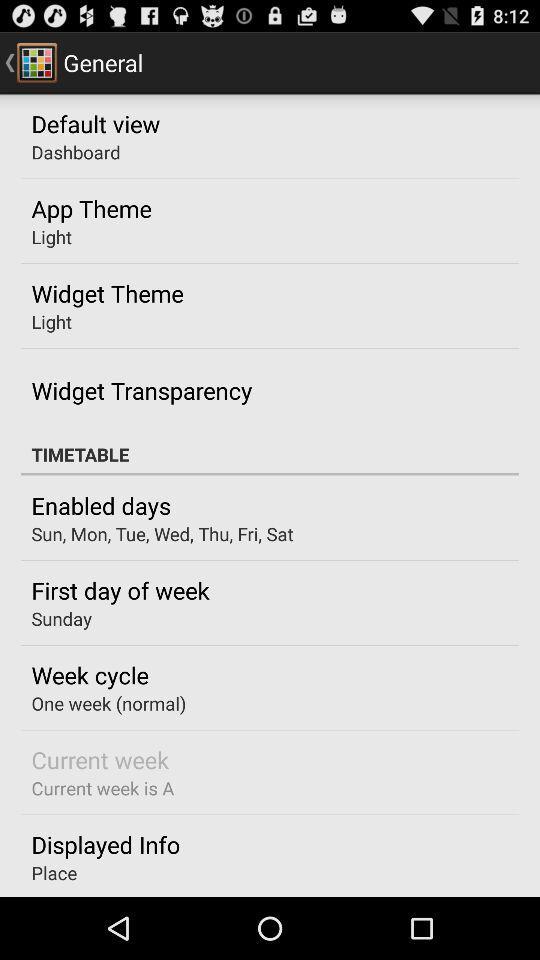 The image size is (540, 960). What do you see at coordinates (90, 208) in the screenshot?
I see `app theme item` at bounding box center [90, 208].